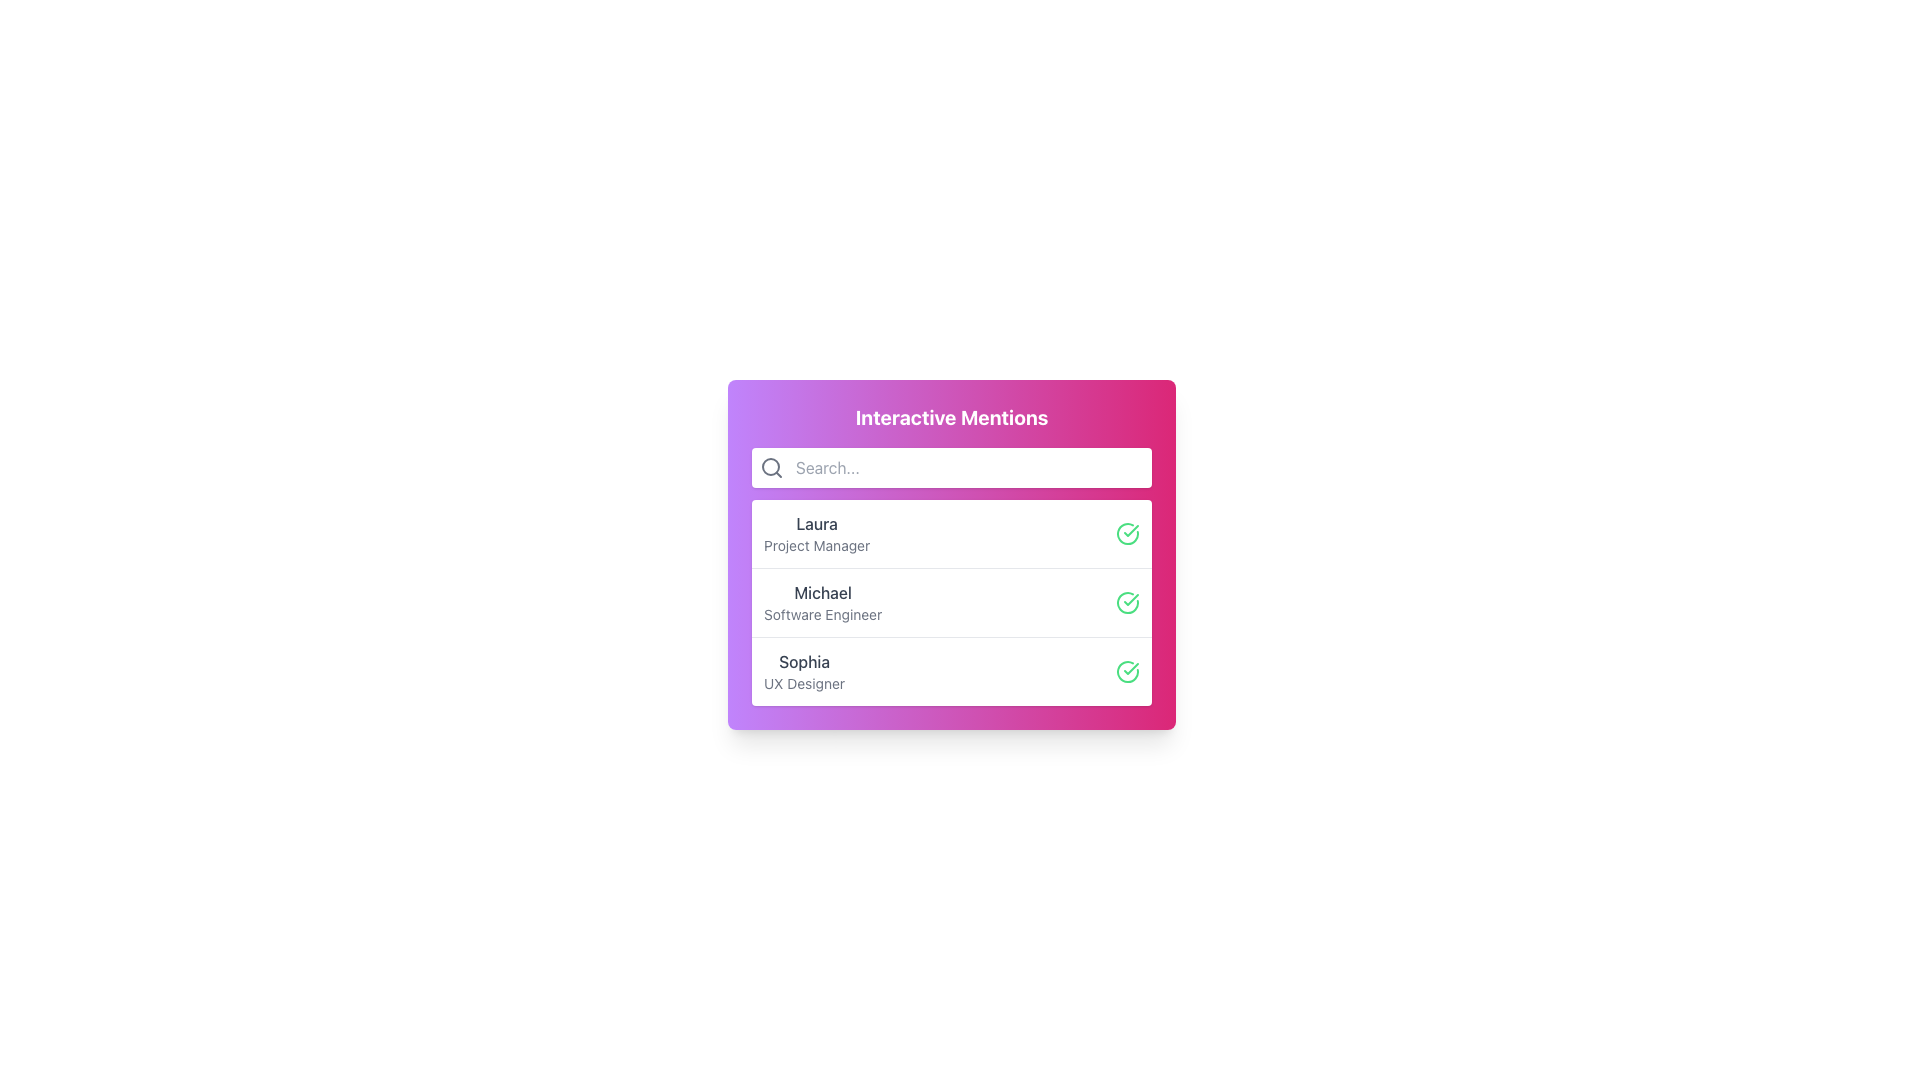  What do you see at coordinates (804, 662) in the screenshot?
I see `the text label displaying the name 'Sophia', which is part of a user information block and located in the bottom list item of the user mention list` at bounding box center [804, 662].